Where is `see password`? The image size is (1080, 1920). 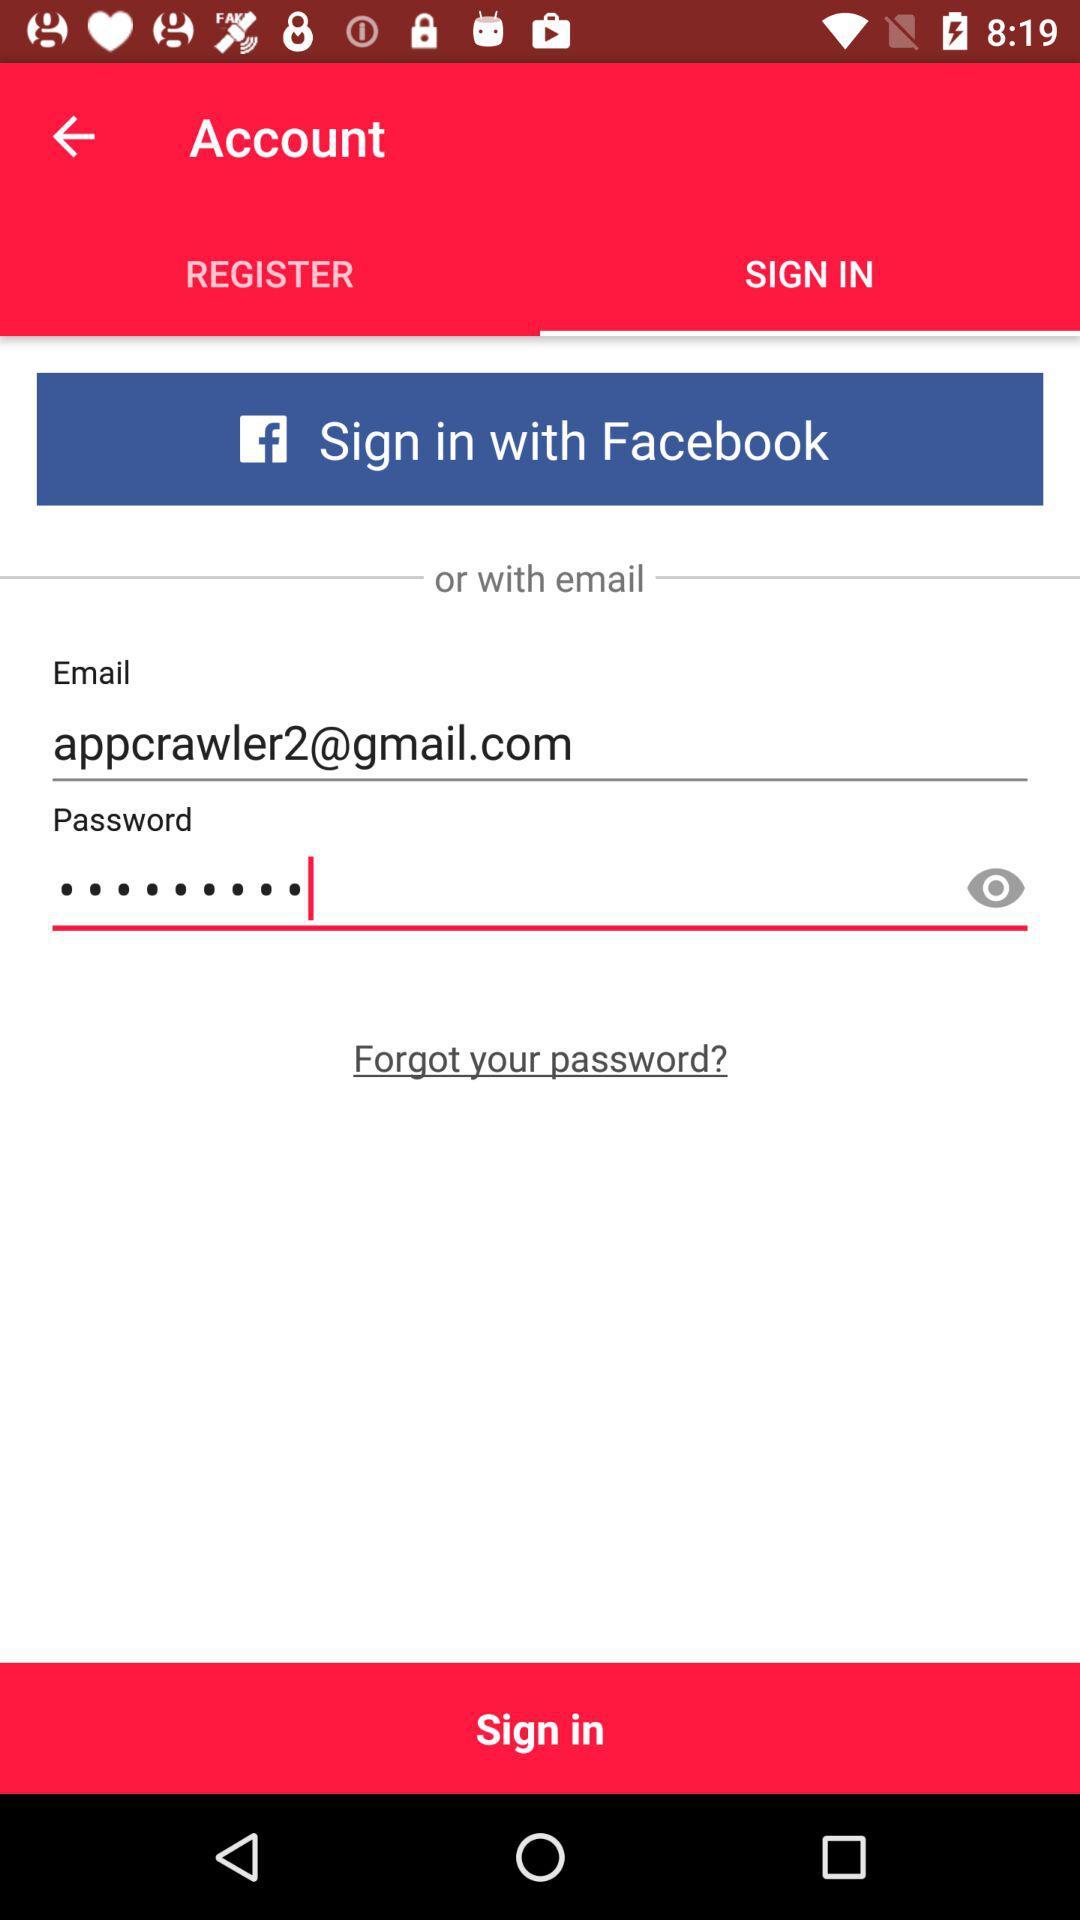 see password is located at coordinates (995, 888).